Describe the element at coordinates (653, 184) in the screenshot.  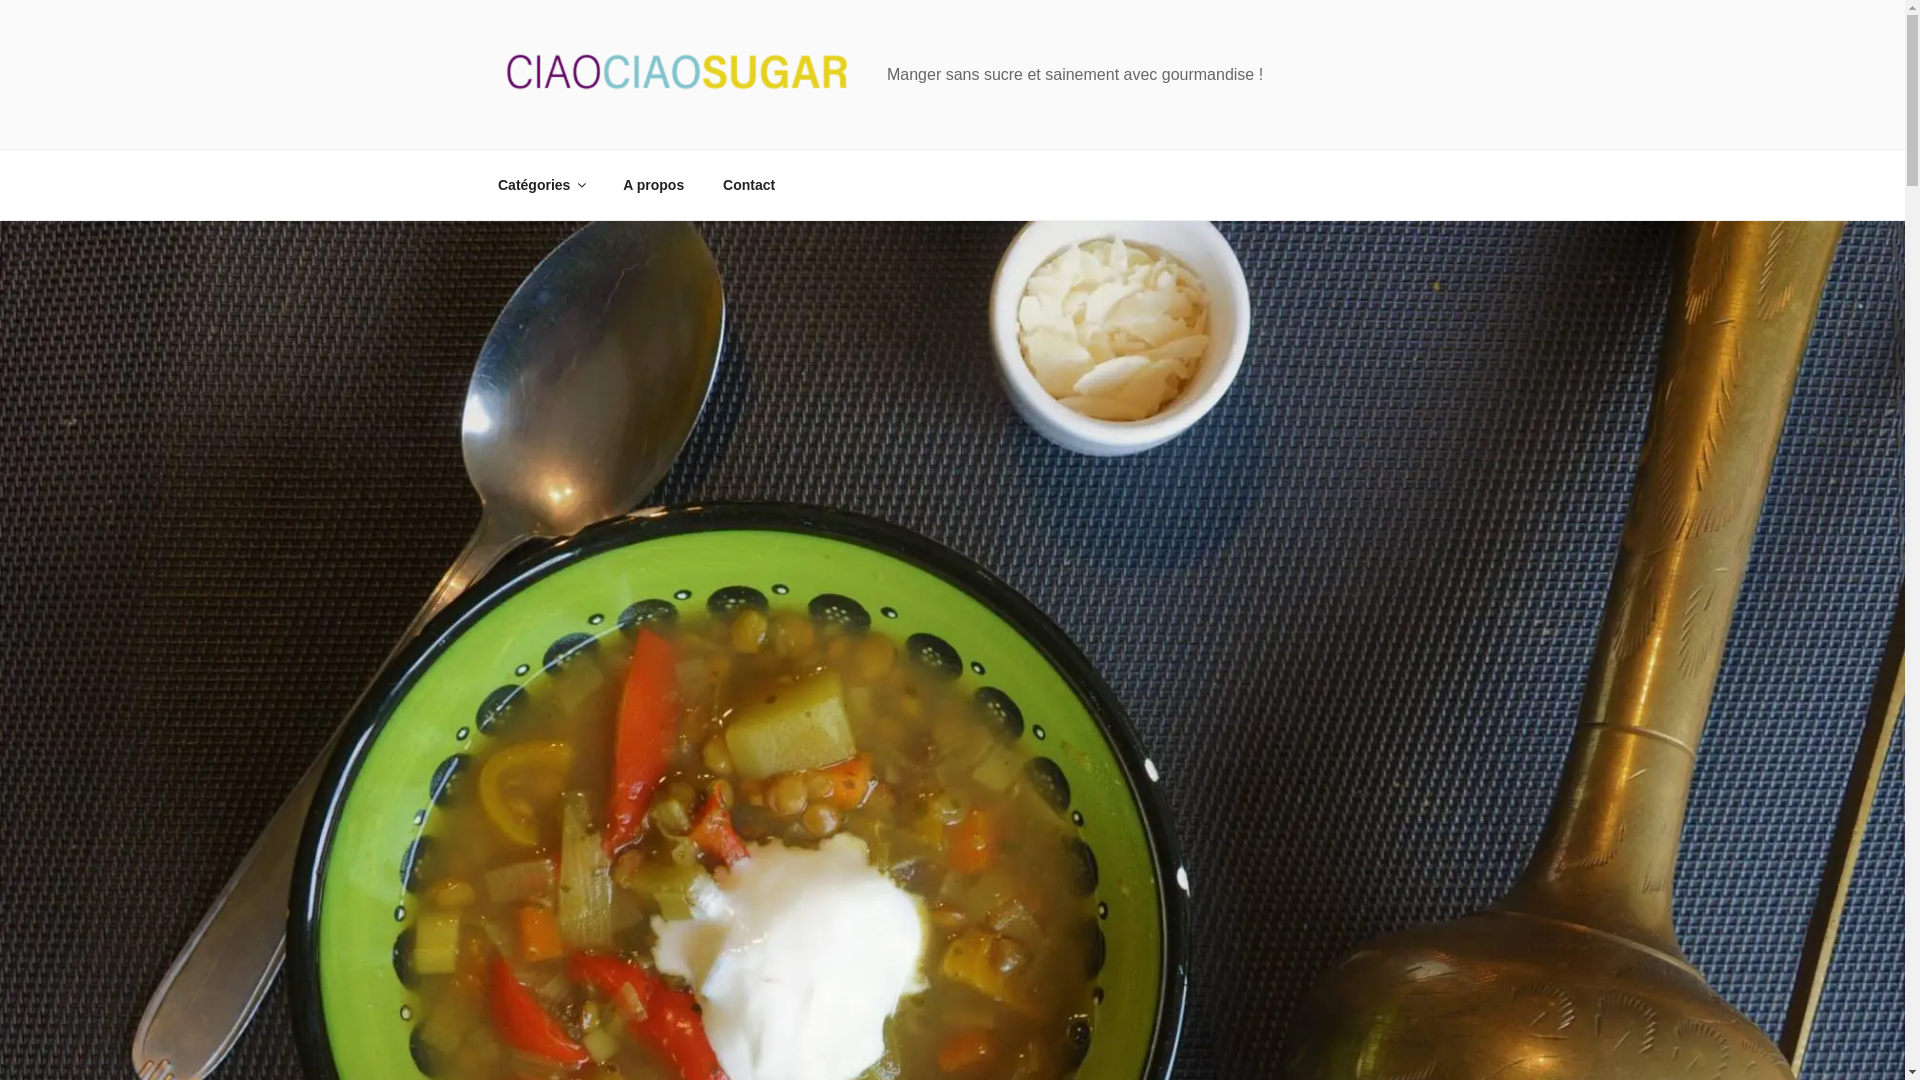
I see `'A propos'` at that location.